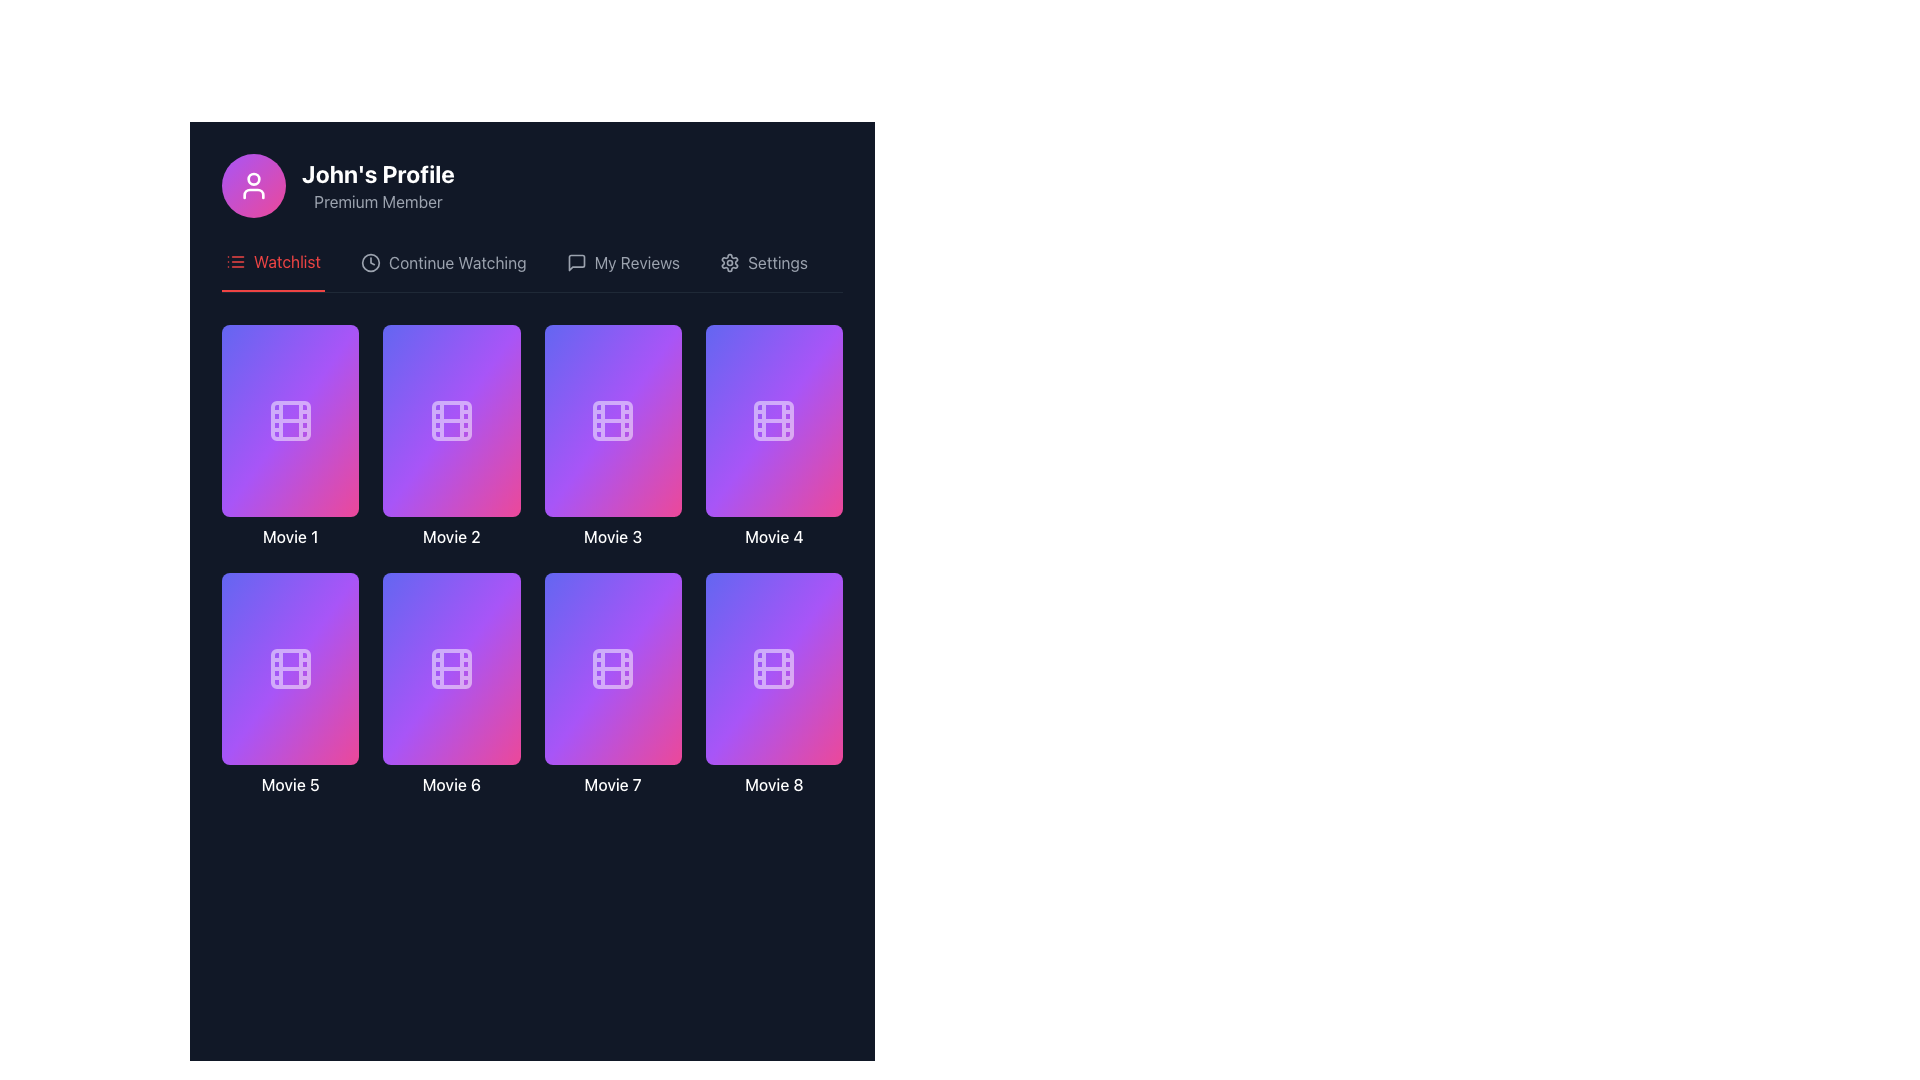 The height and width of the screenshot is (1080, 1920). Describe the element at coordinates (612, 784) in the screenshot. I see `the text label displaying 'Movie 7' which is centrally located below the seventh card in the grid layout of the 'Watchlist' section` at that location.